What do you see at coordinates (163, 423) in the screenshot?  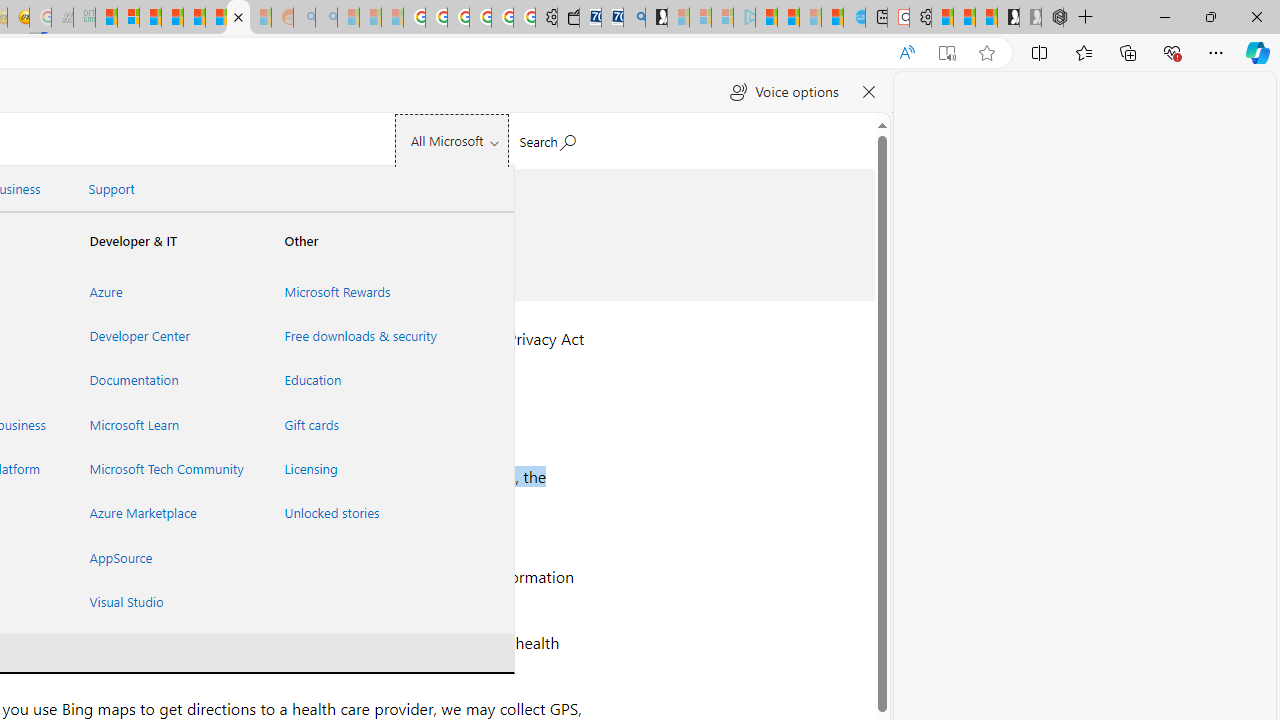 I see `'Microsoft Learn'` at bounding box center [163, 423].